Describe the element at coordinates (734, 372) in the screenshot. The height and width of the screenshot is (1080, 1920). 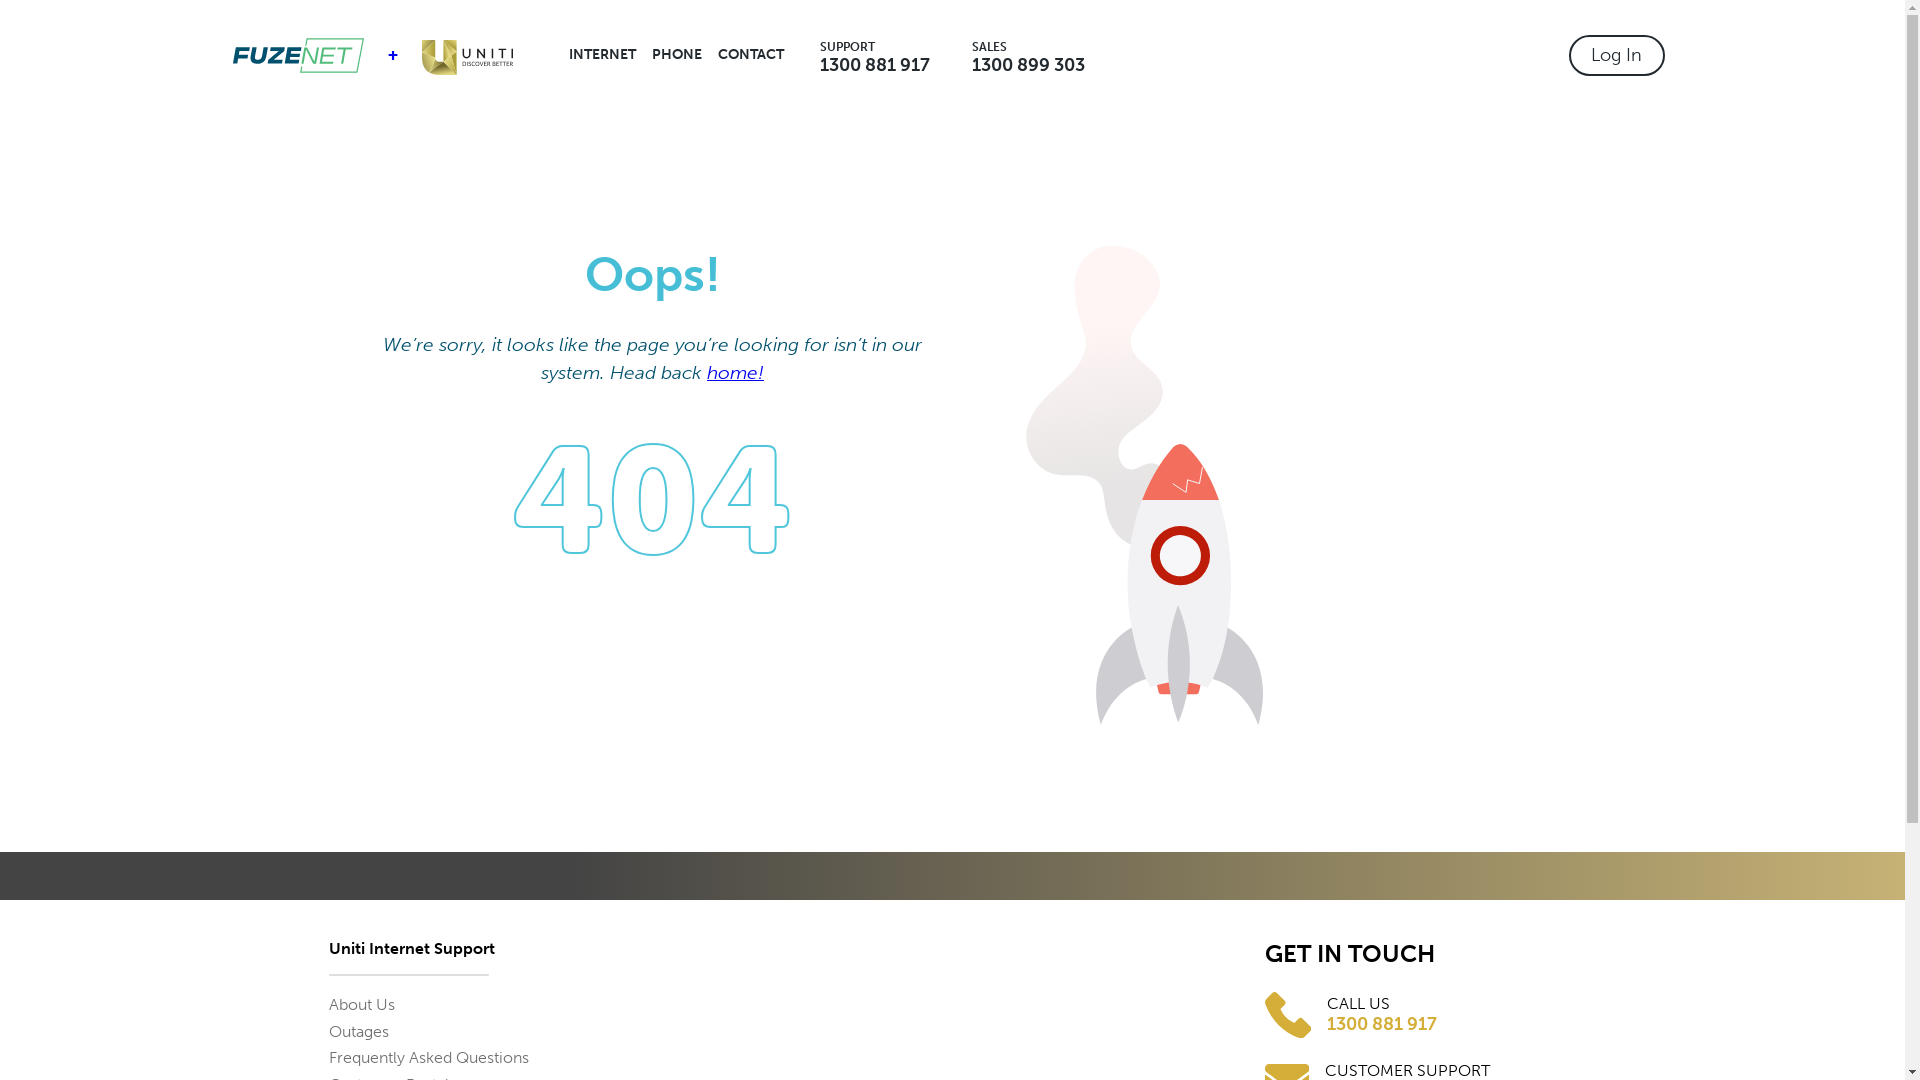
I see `'home!'` at that location.